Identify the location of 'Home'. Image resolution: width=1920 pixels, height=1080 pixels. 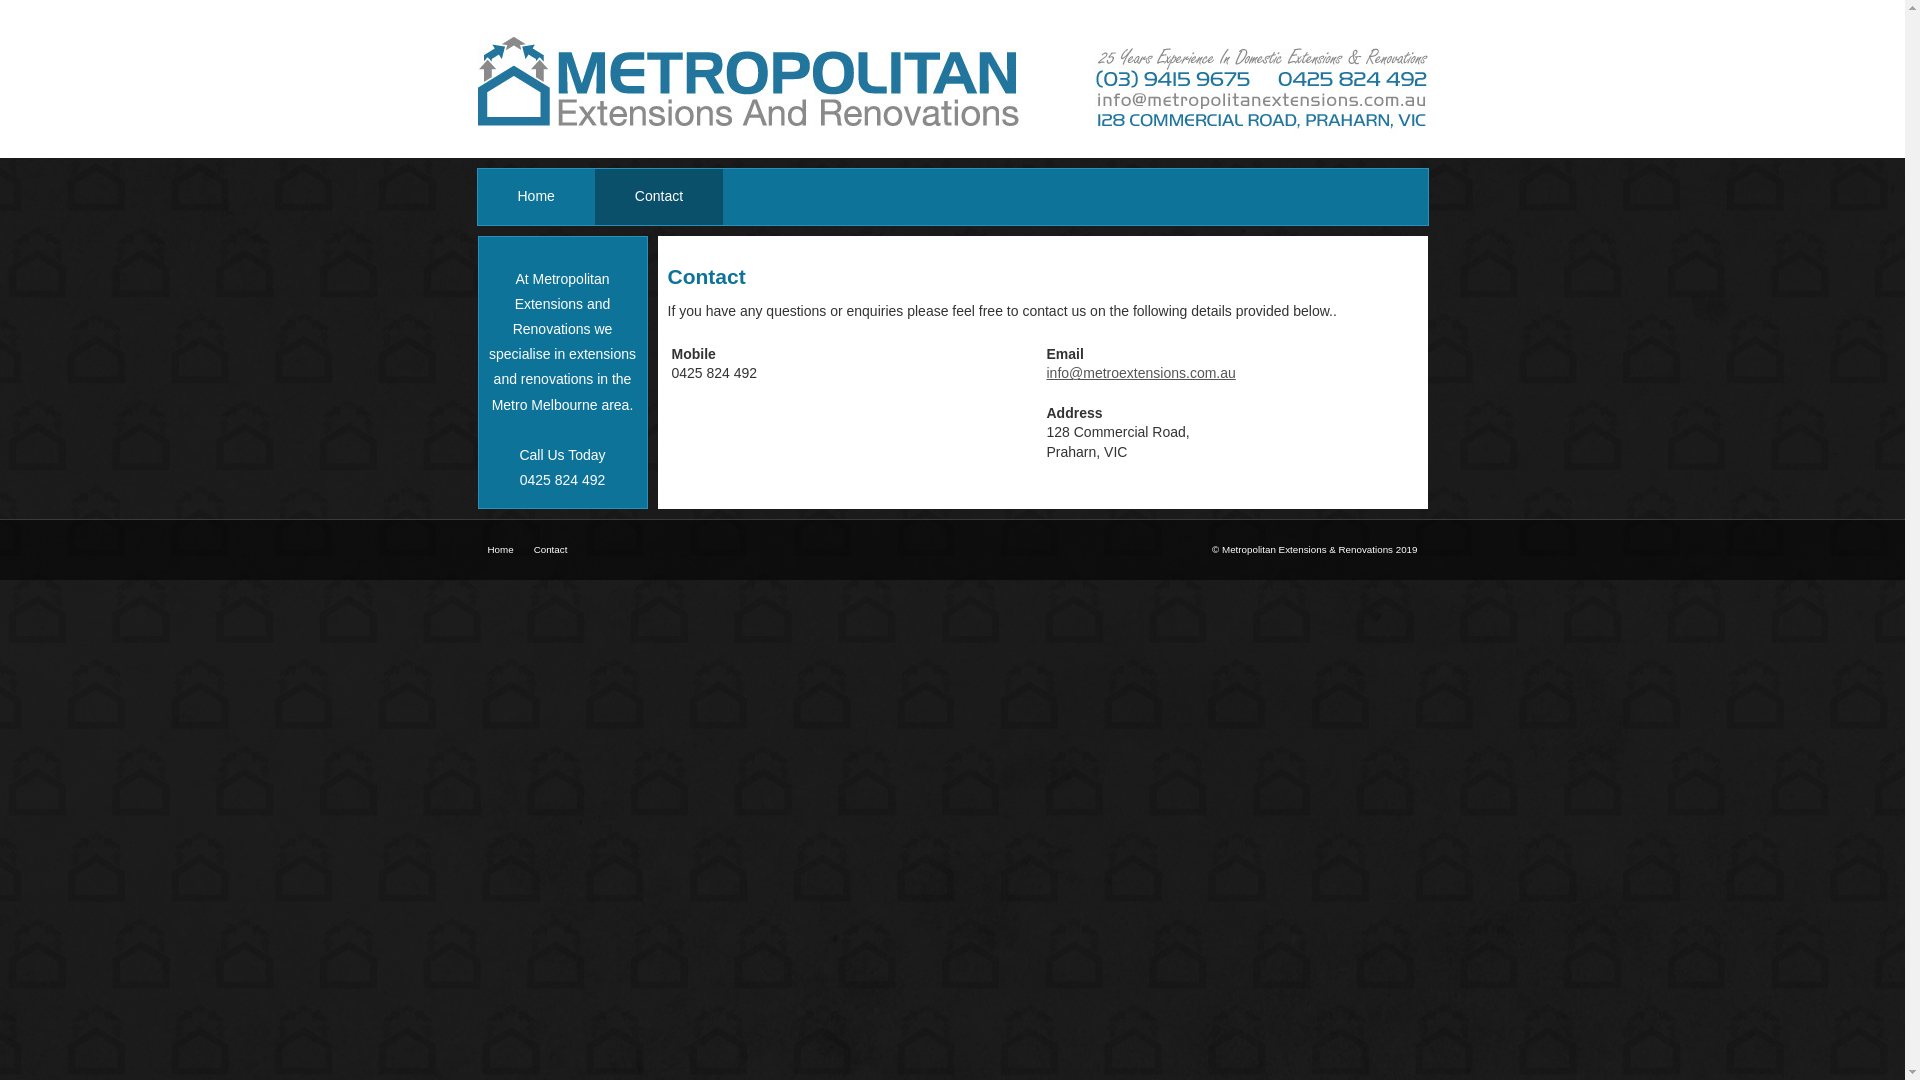
(500, 550).